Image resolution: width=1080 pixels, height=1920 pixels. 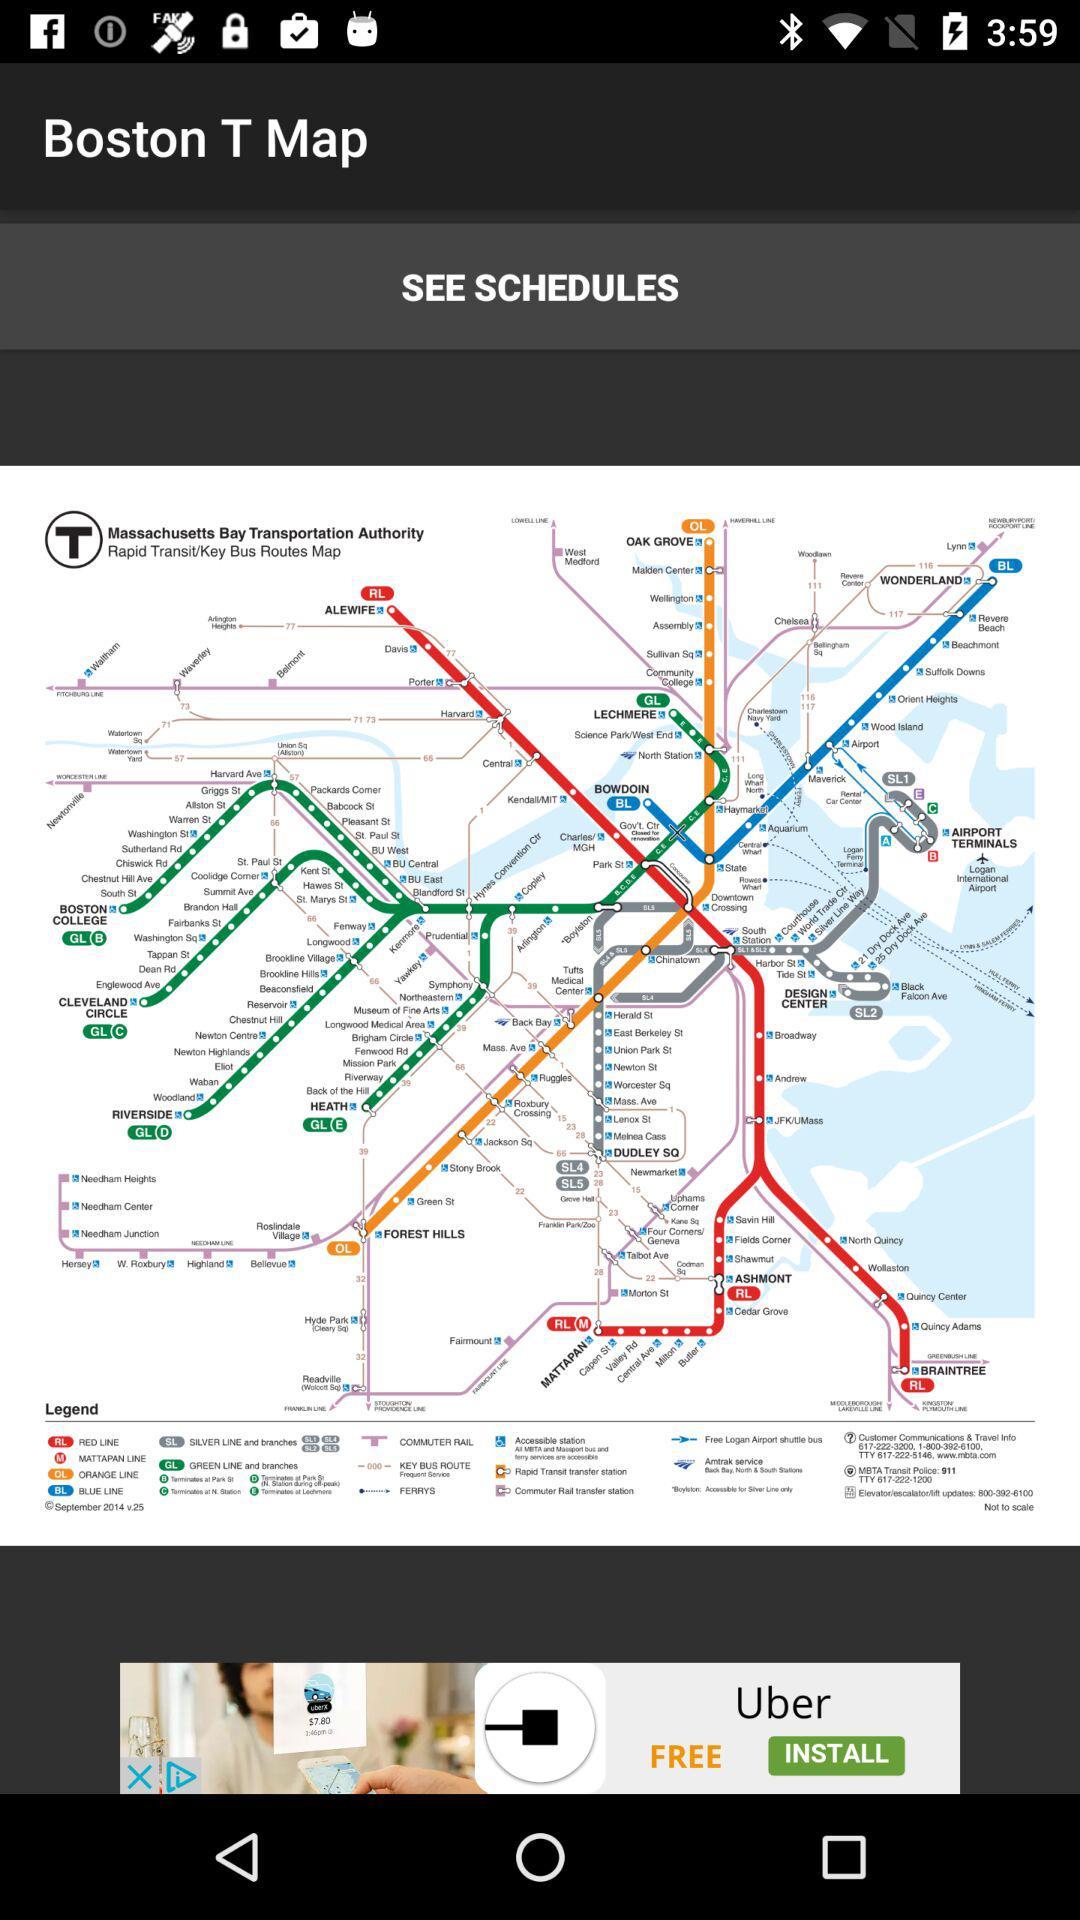 I want to click on unrelated advertisement, so click(x=540, y=1727).